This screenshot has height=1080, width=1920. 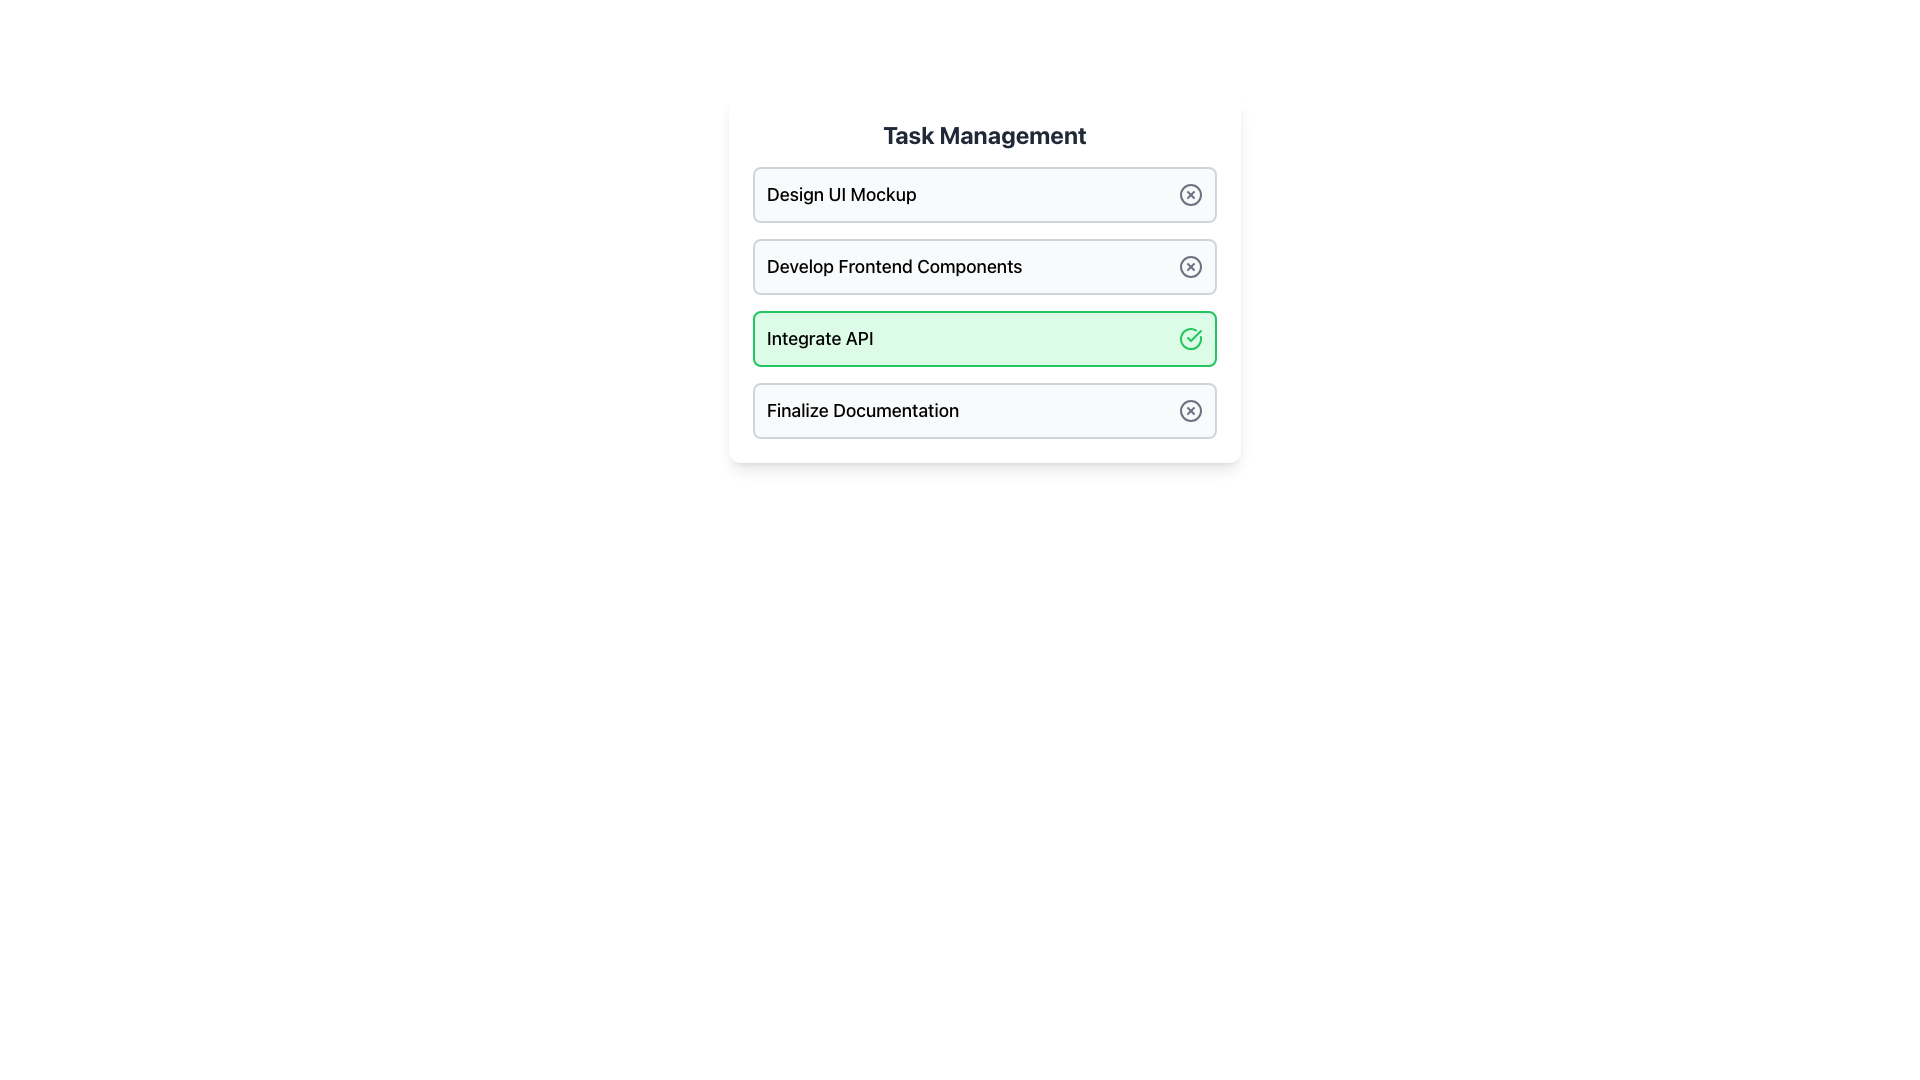 What do you see at coordinates (1190, 265) in the screenshot?
I see `the left circular graphical element in the SVG icon of the 'Develop Frontend Components' row within the 'Task Management' section, which indicates that the task state may allow interaction` at bounding box center [1190, 265].